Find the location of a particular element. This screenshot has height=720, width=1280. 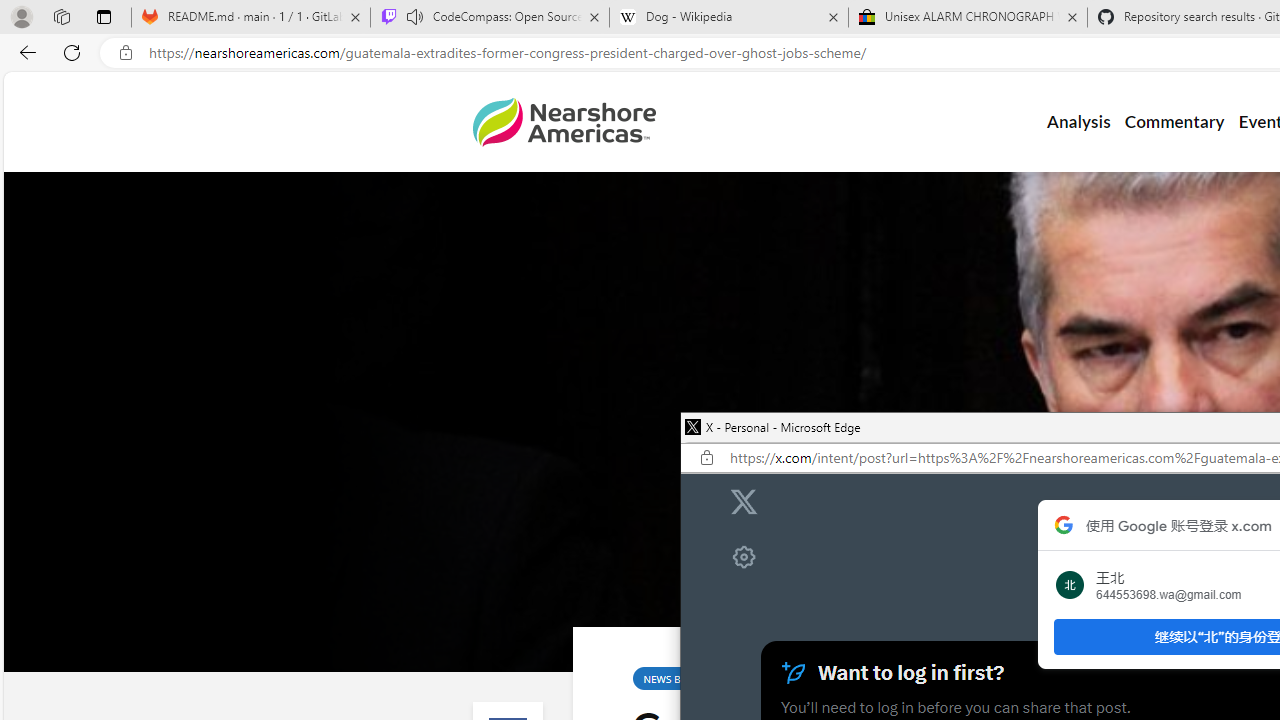

'Commentary' is located at coordinates (1174, 122).